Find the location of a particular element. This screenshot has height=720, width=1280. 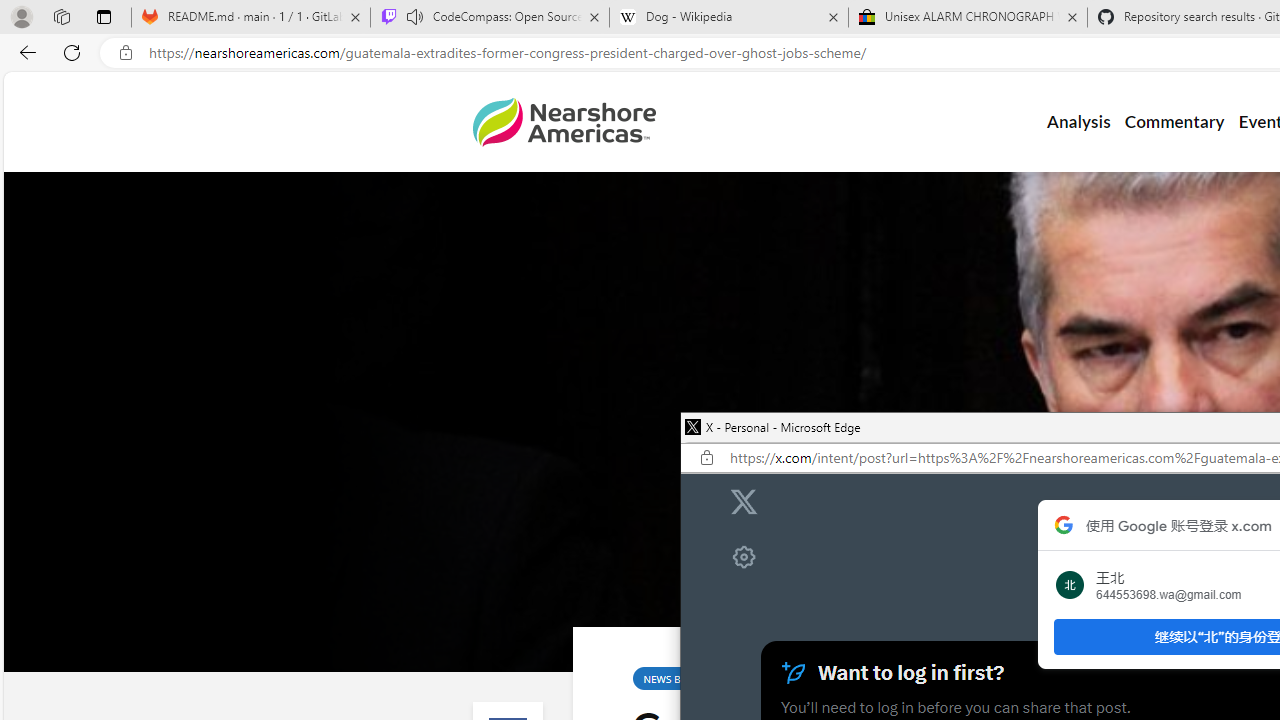

'Commentary' is located at coordinates (1174, 122).